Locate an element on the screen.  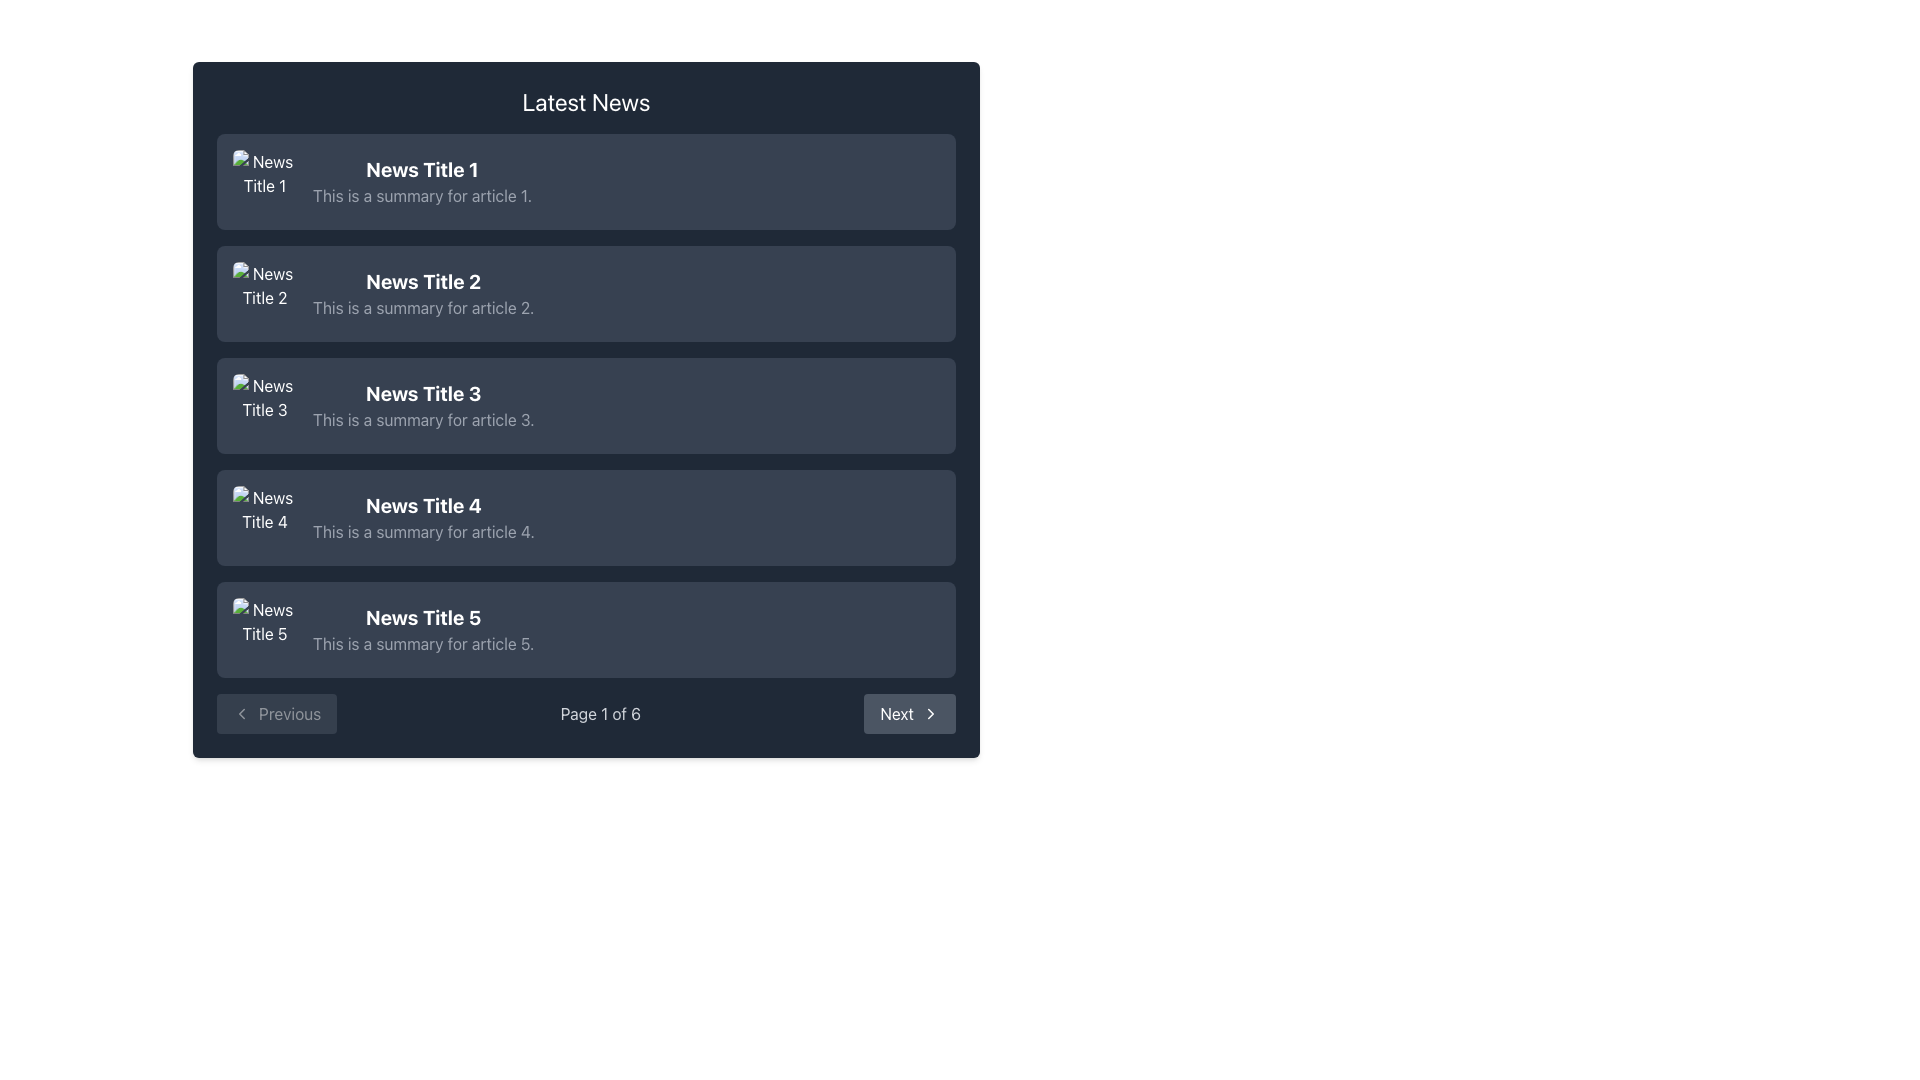
the summary text block of the third news article is located at coordinates (422, 405).